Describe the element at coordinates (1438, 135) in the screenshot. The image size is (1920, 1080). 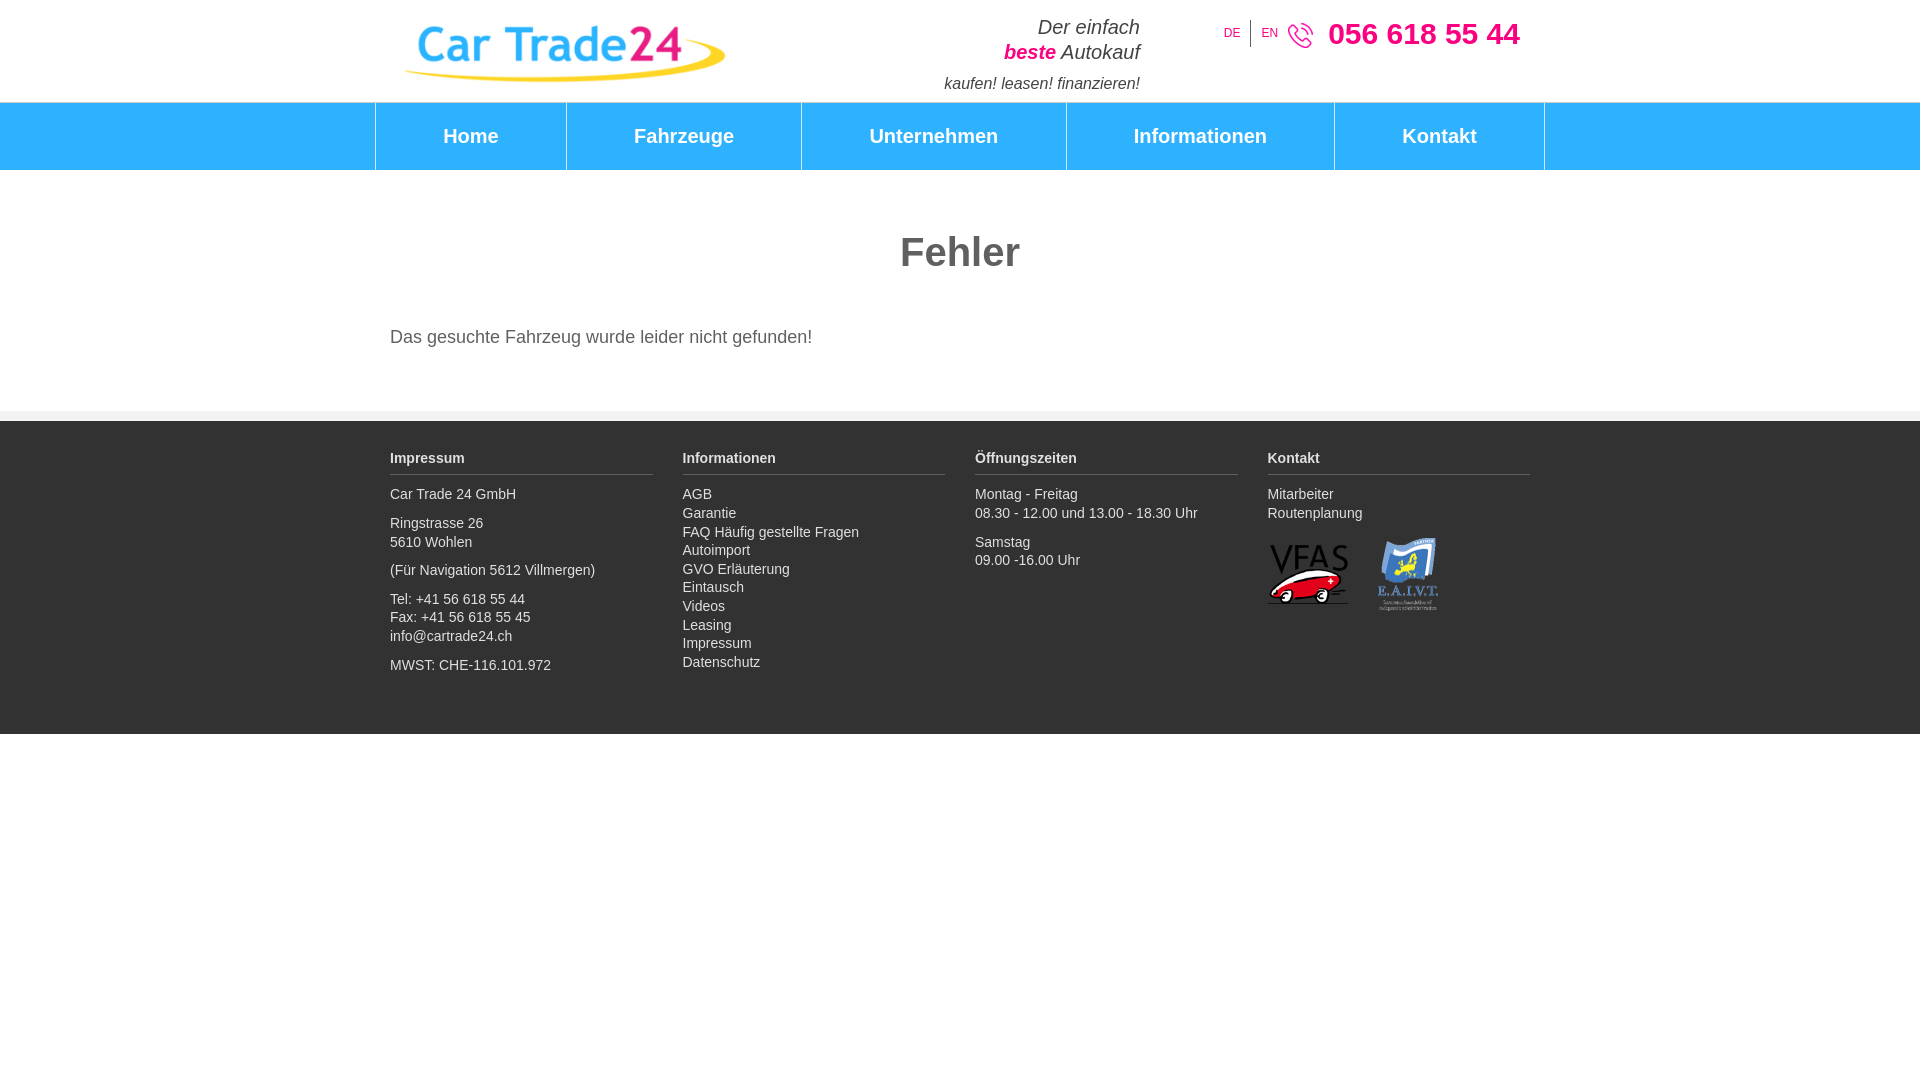
I see `'Kontakt'` at that location.